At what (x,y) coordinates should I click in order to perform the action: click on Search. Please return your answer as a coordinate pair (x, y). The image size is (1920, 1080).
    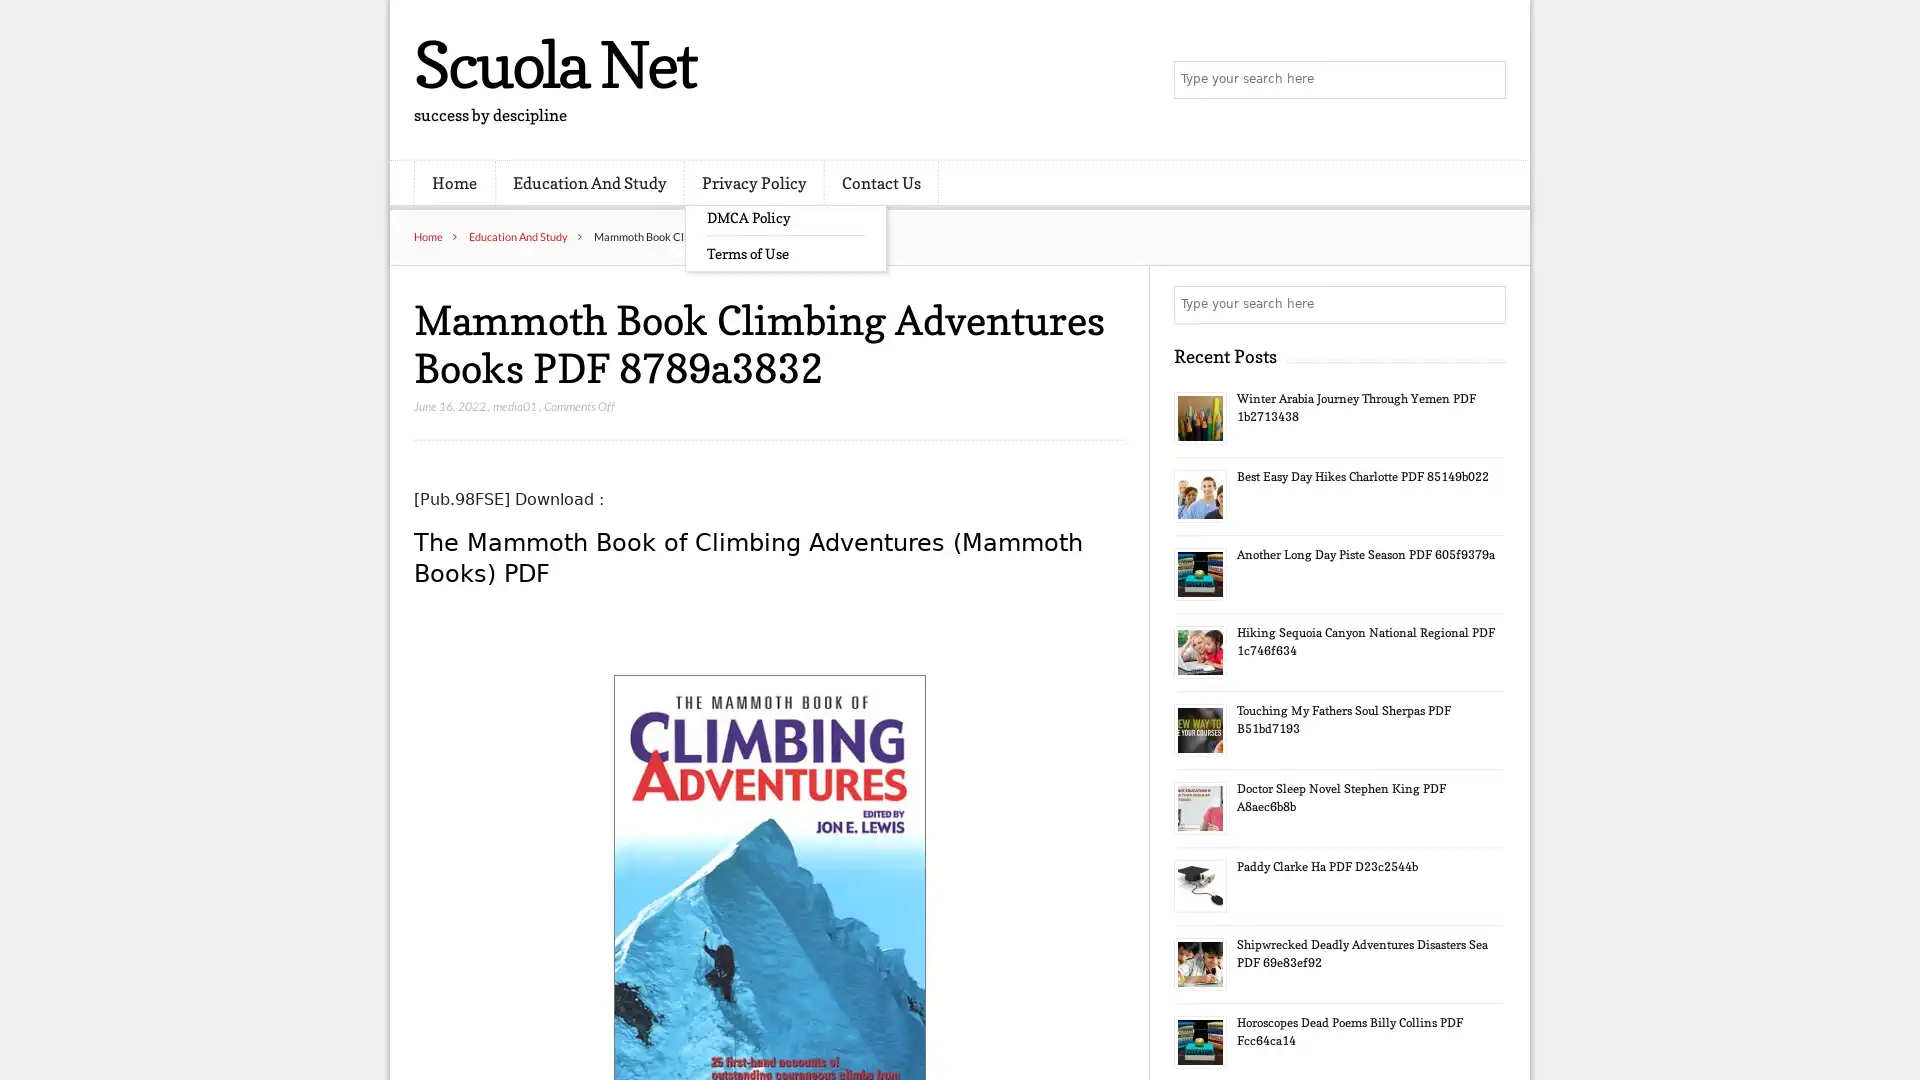
    Looking at the image, I should click on (1485, 304).